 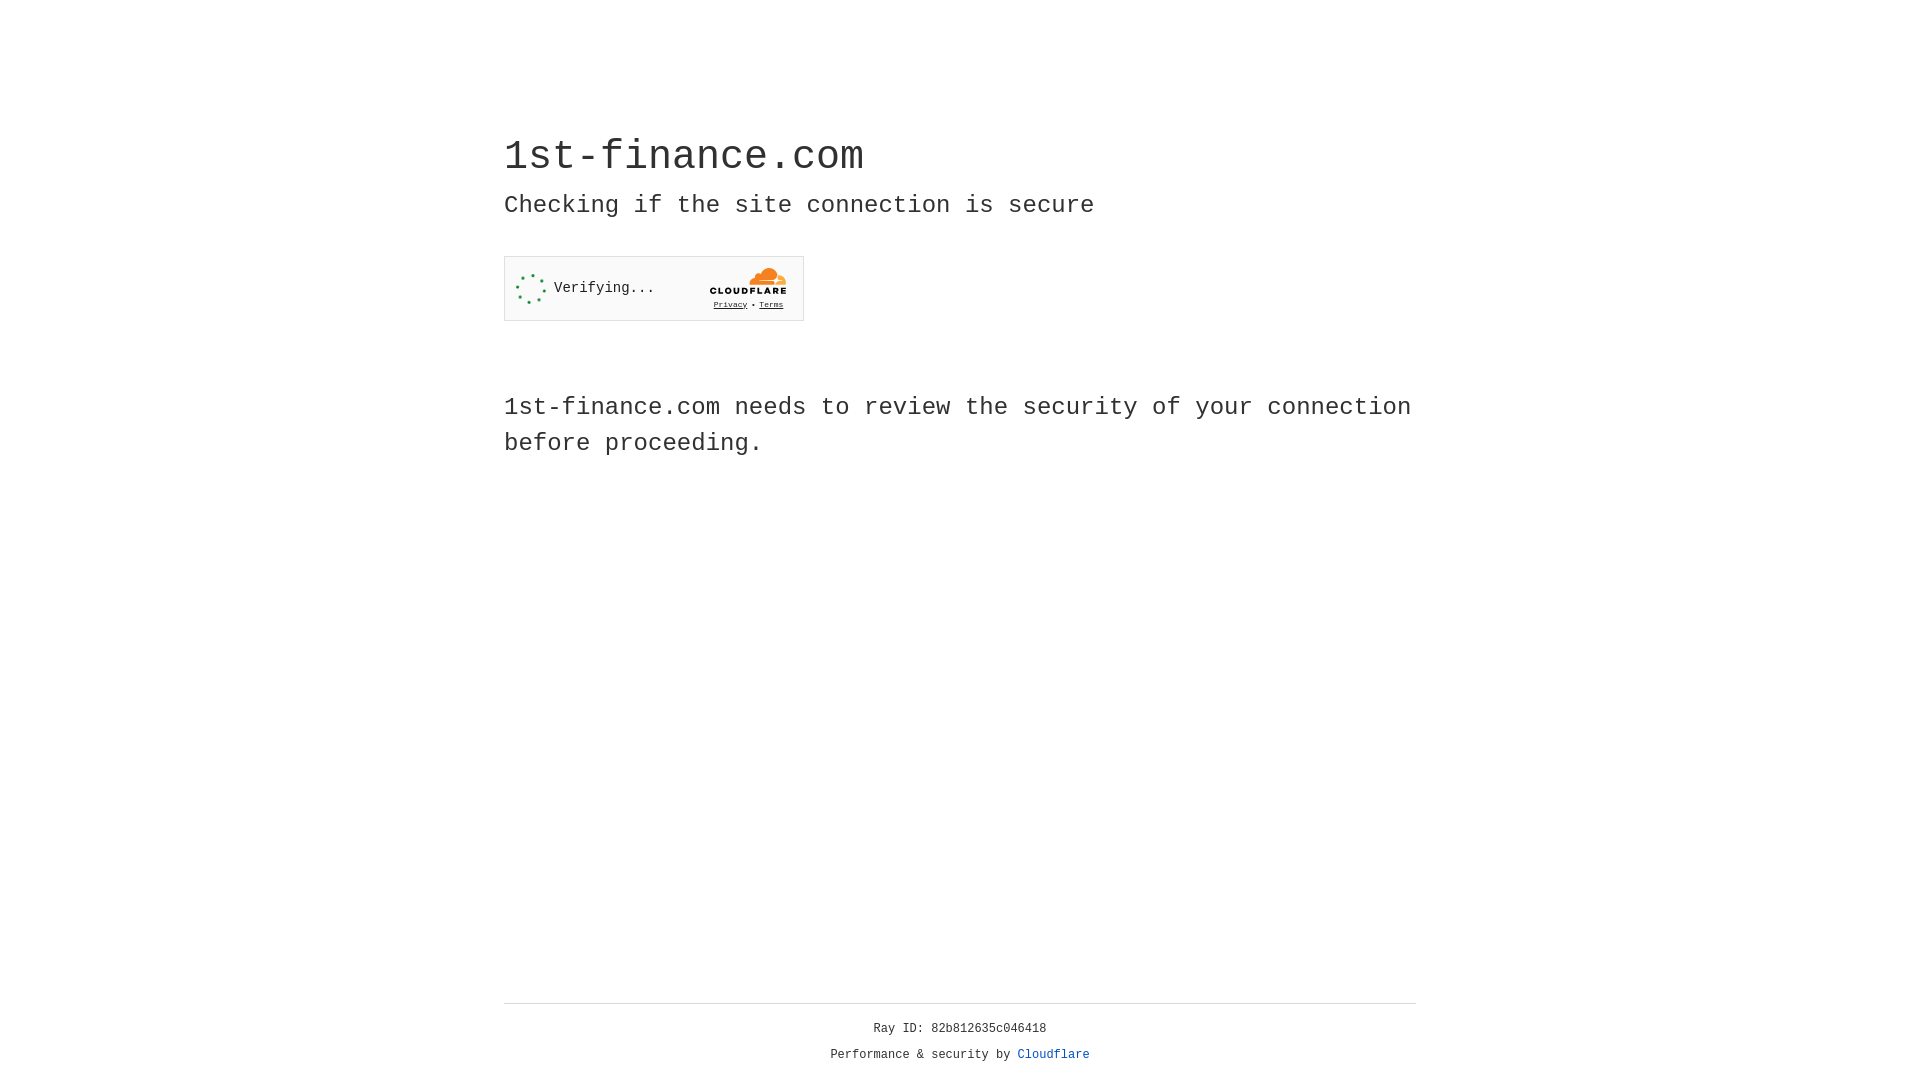 What do you see at coordinates (1053, 1054) in the screenshot?
I see `'Cloudflare'` at bounding box center [1053, 1054].